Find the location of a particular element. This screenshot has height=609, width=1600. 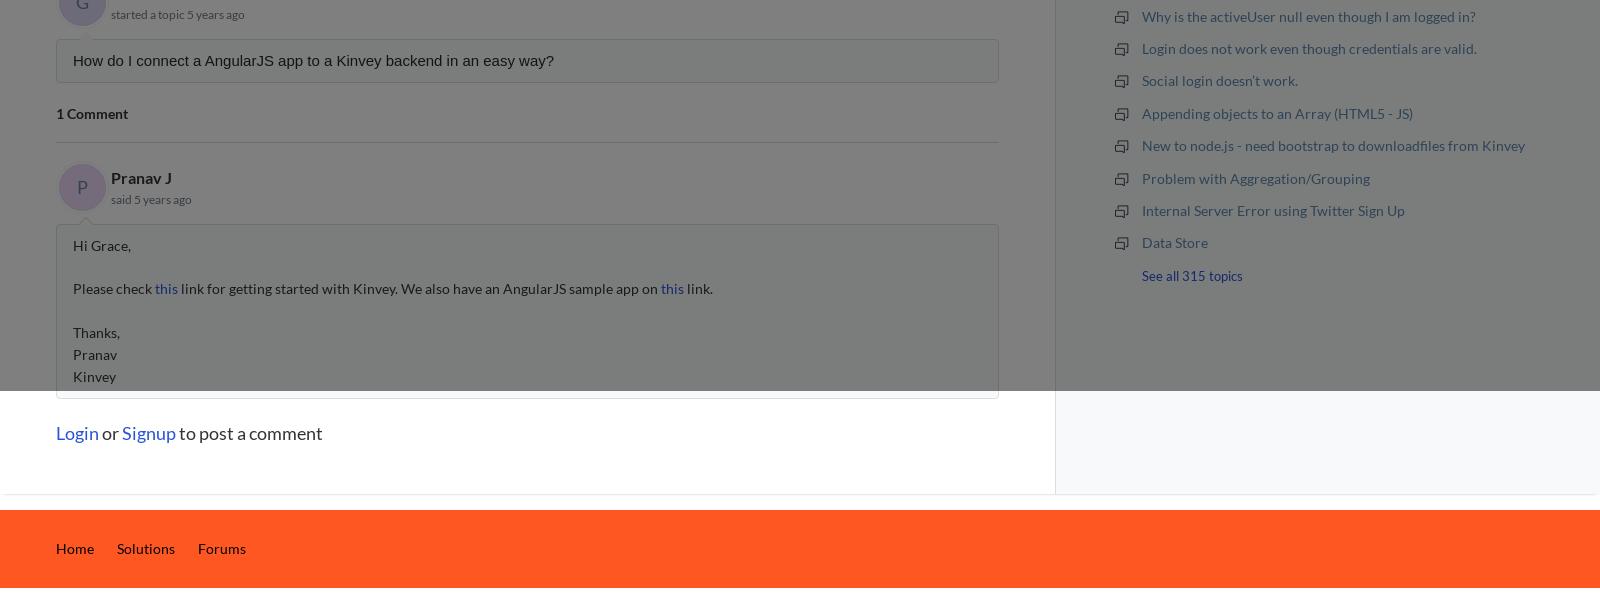

'How do I connect a AngularJS app to a Kinvey backend in an easy way?' is located at coordinates (313, 59).